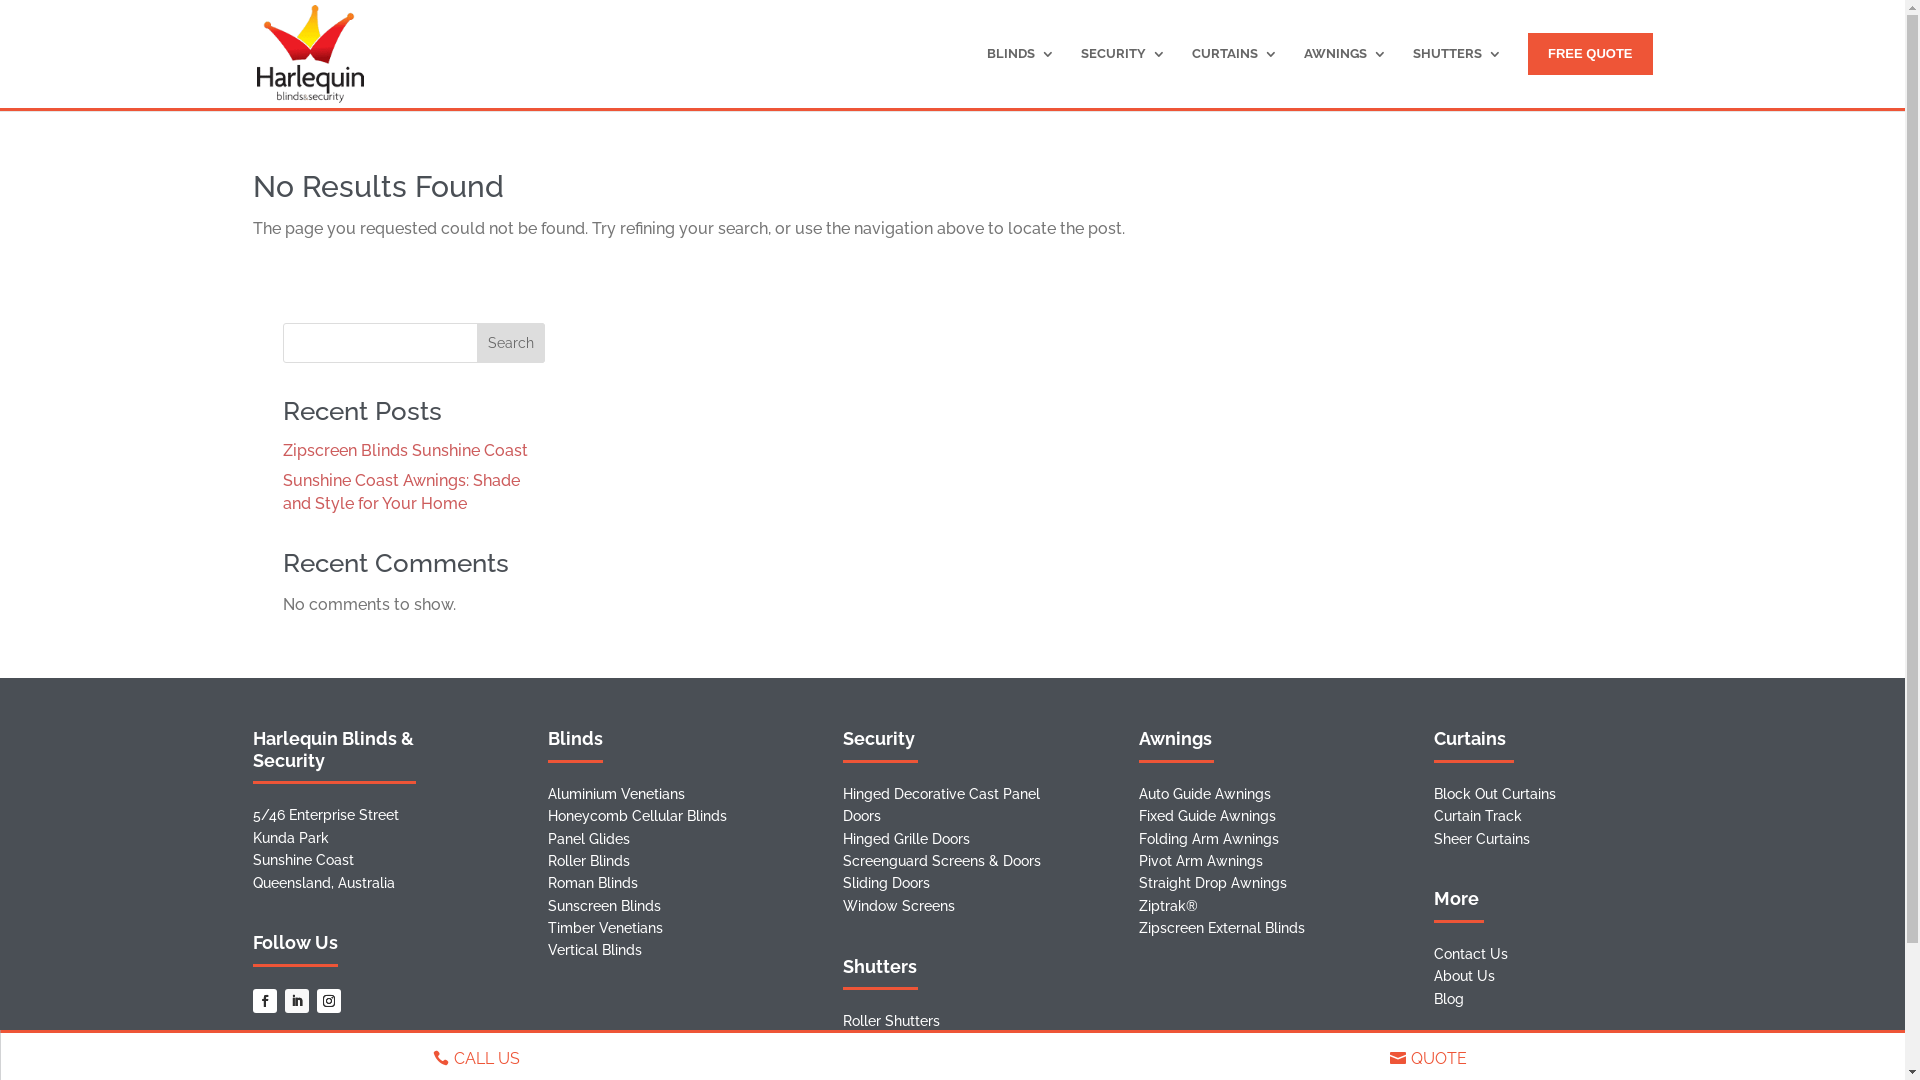 The image size is (1920, 1080). Describe the element at coordinates (1191, 74) in the screenshot. I see `'CURTAINS'` at that location.